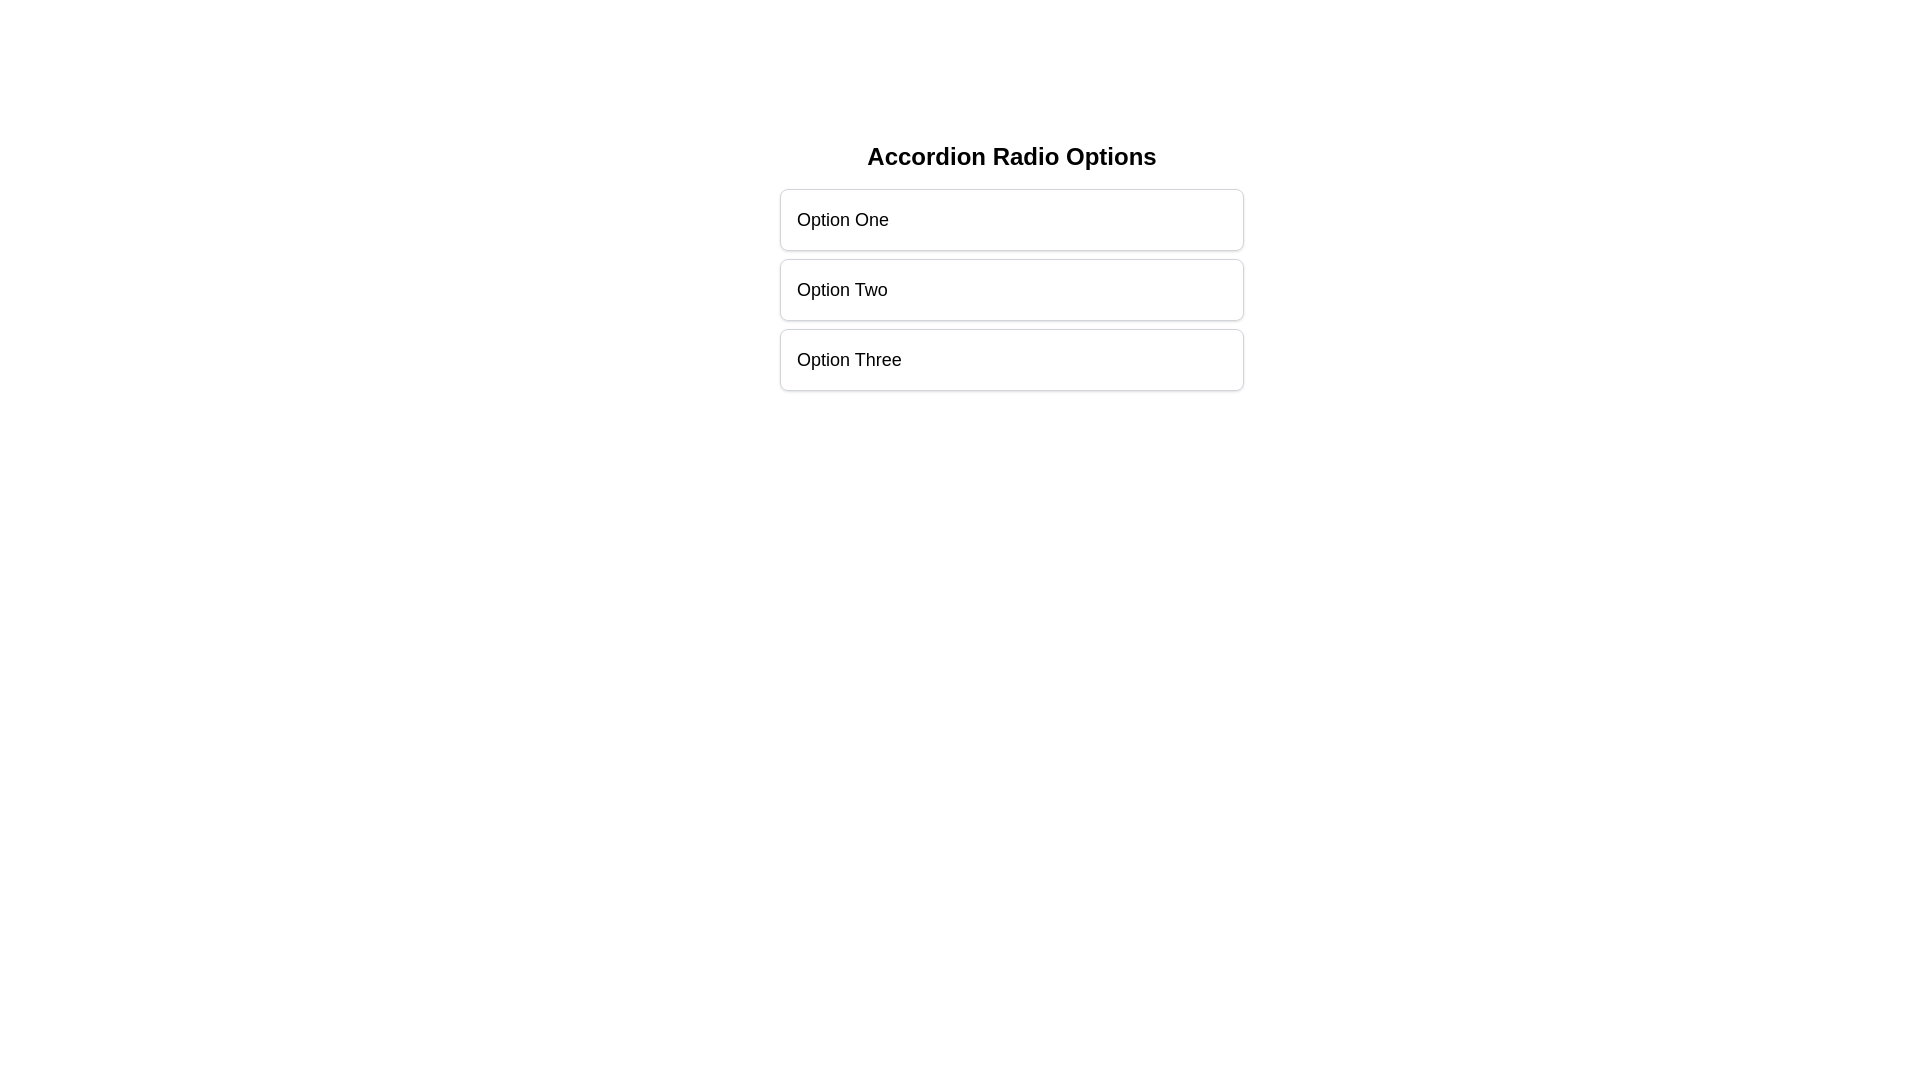  I want to click on the third item in the 'Accordion Radio Options' list, so click(1012, 358).